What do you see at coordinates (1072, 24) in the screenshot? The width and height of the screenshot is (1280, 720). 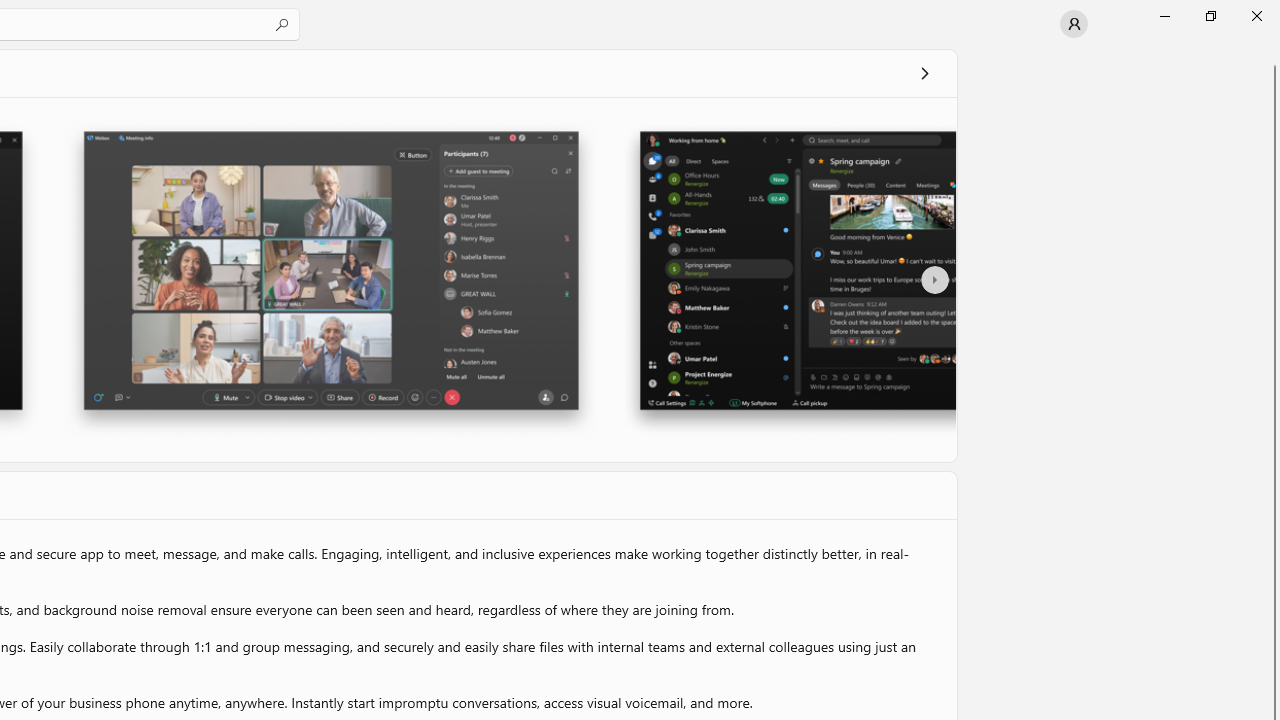 I see `'User profile'` at bounding box center [1072, 24].